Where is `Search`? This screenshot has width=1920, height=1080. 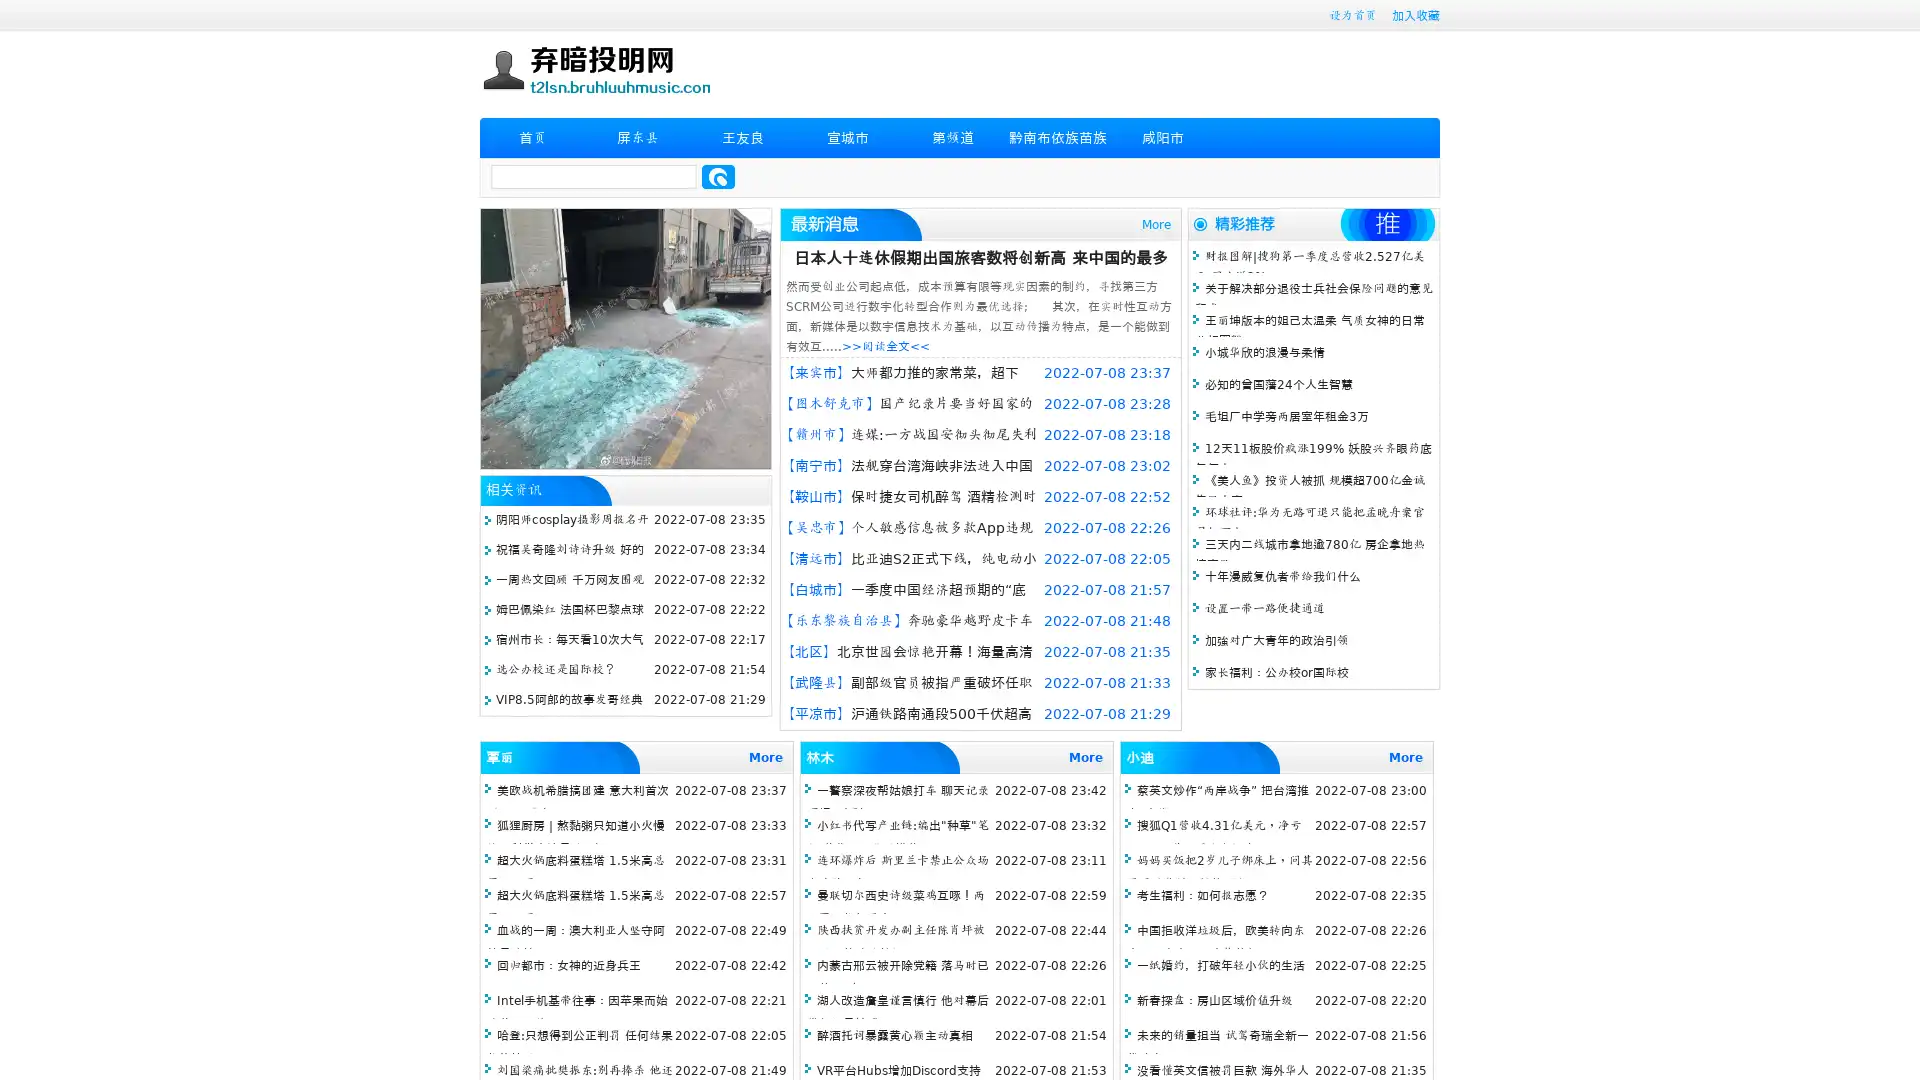
Search is located at coordinates (718, 176).